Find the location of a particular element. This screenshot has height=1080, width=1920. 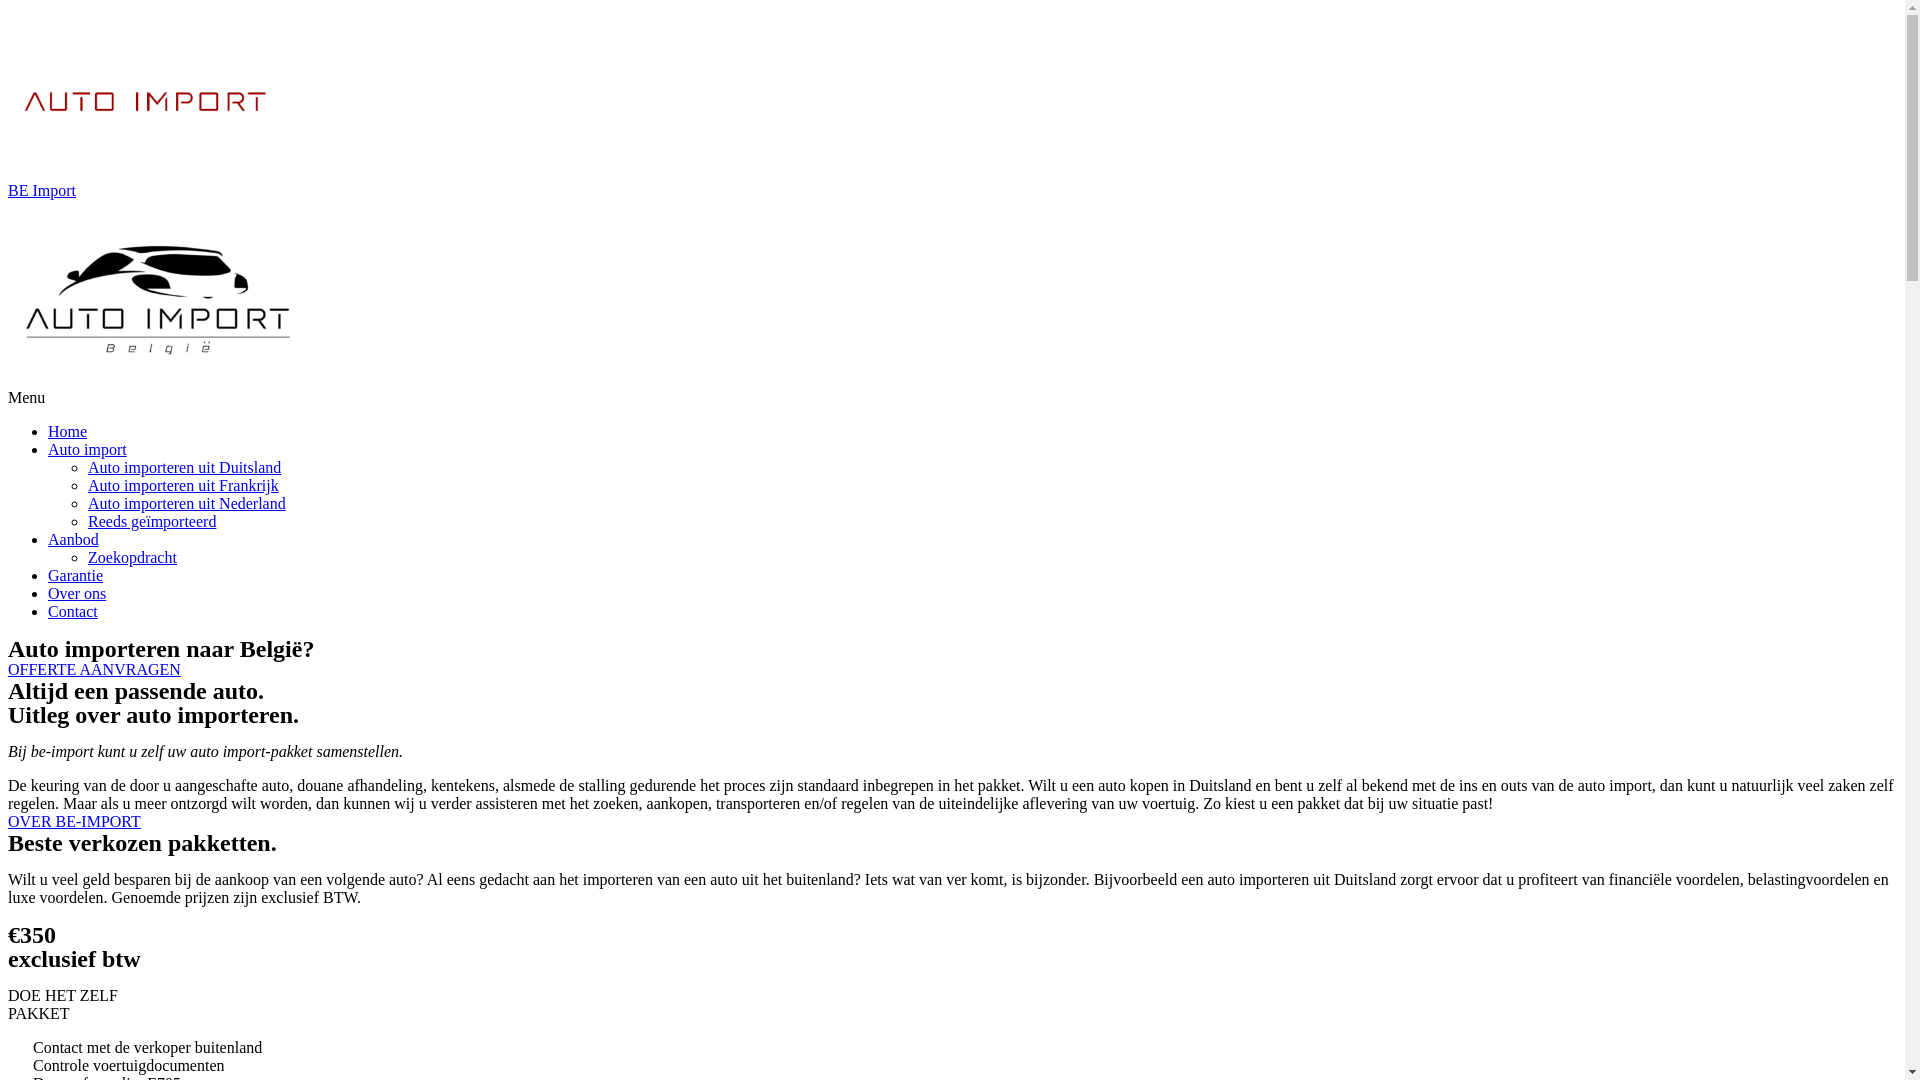

'Auto importeren uit Frankrijk' is located at coordinates (183, 485).